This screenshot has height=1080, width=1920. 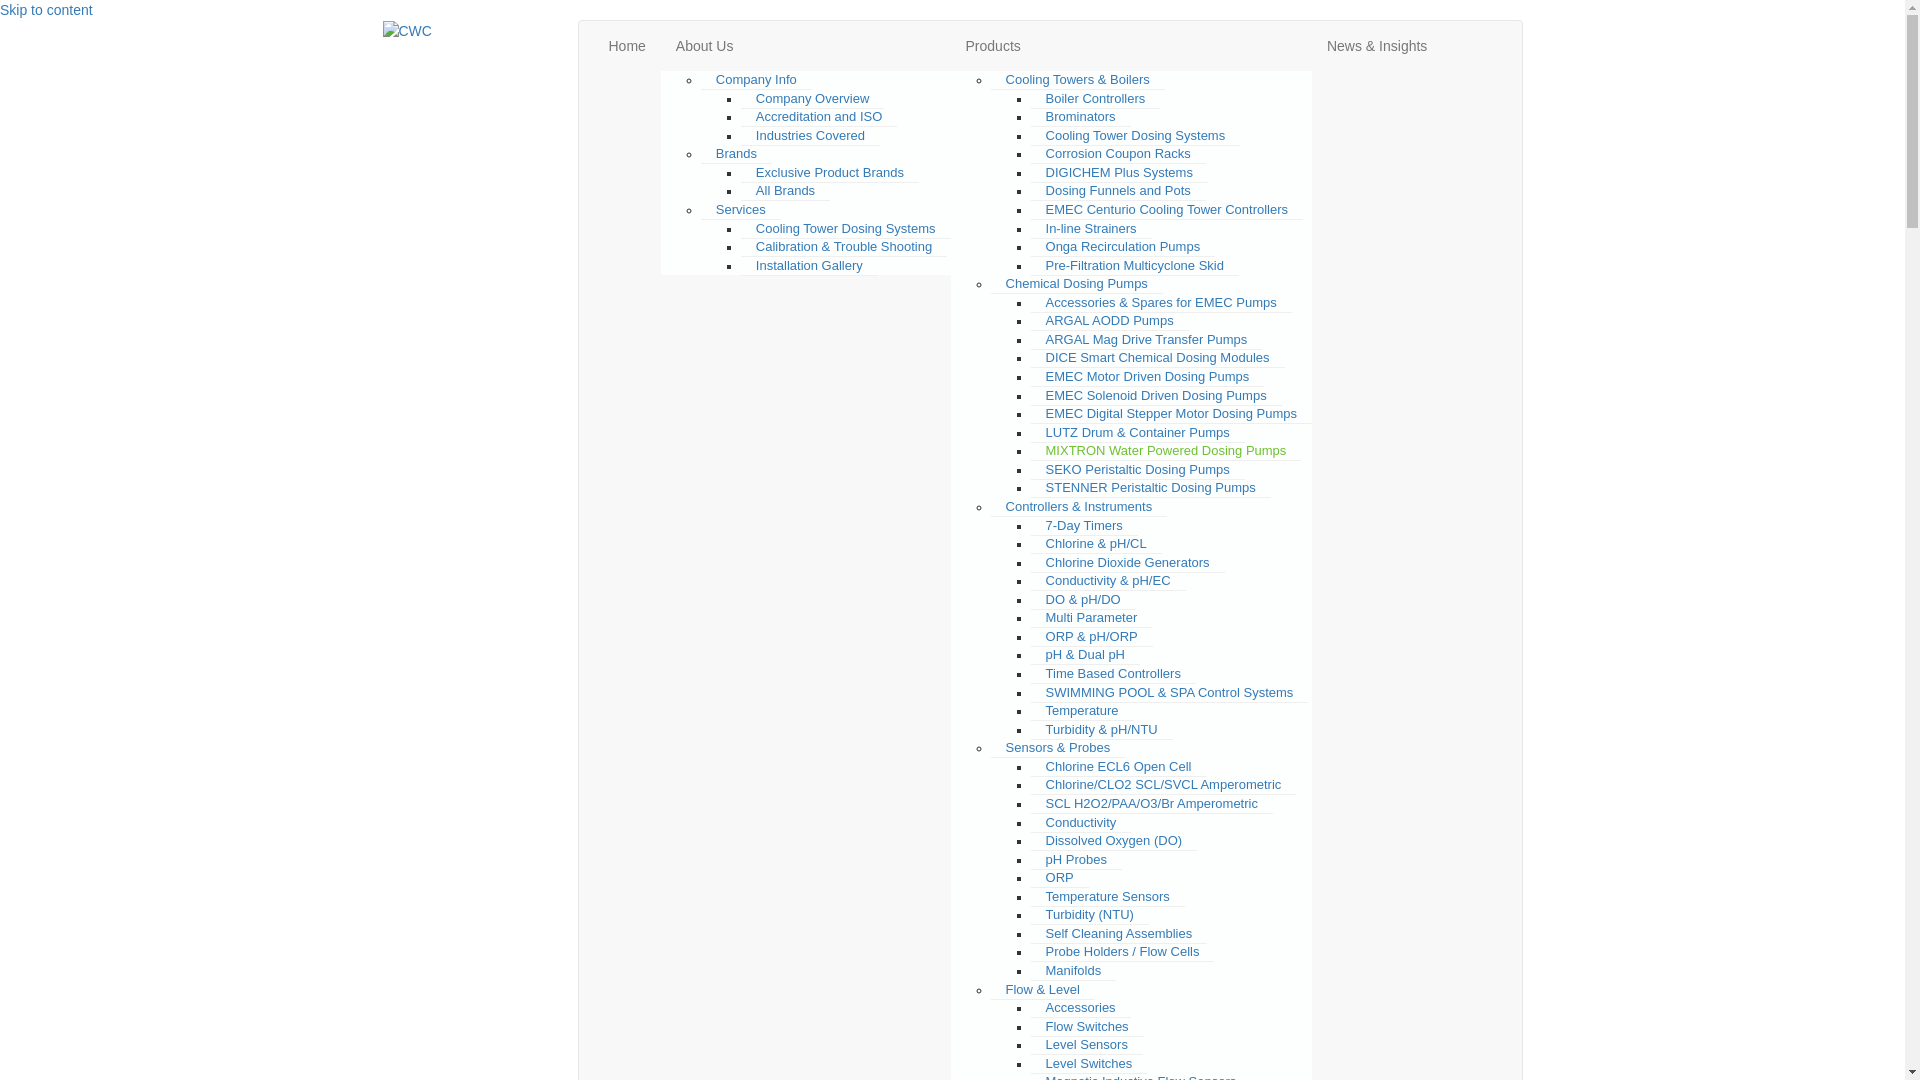 What do you see at coordinates (1123, 245) in the screenshot?
I see `'Onga Recirculation Pumps'` at bounding box center [1123, 245].